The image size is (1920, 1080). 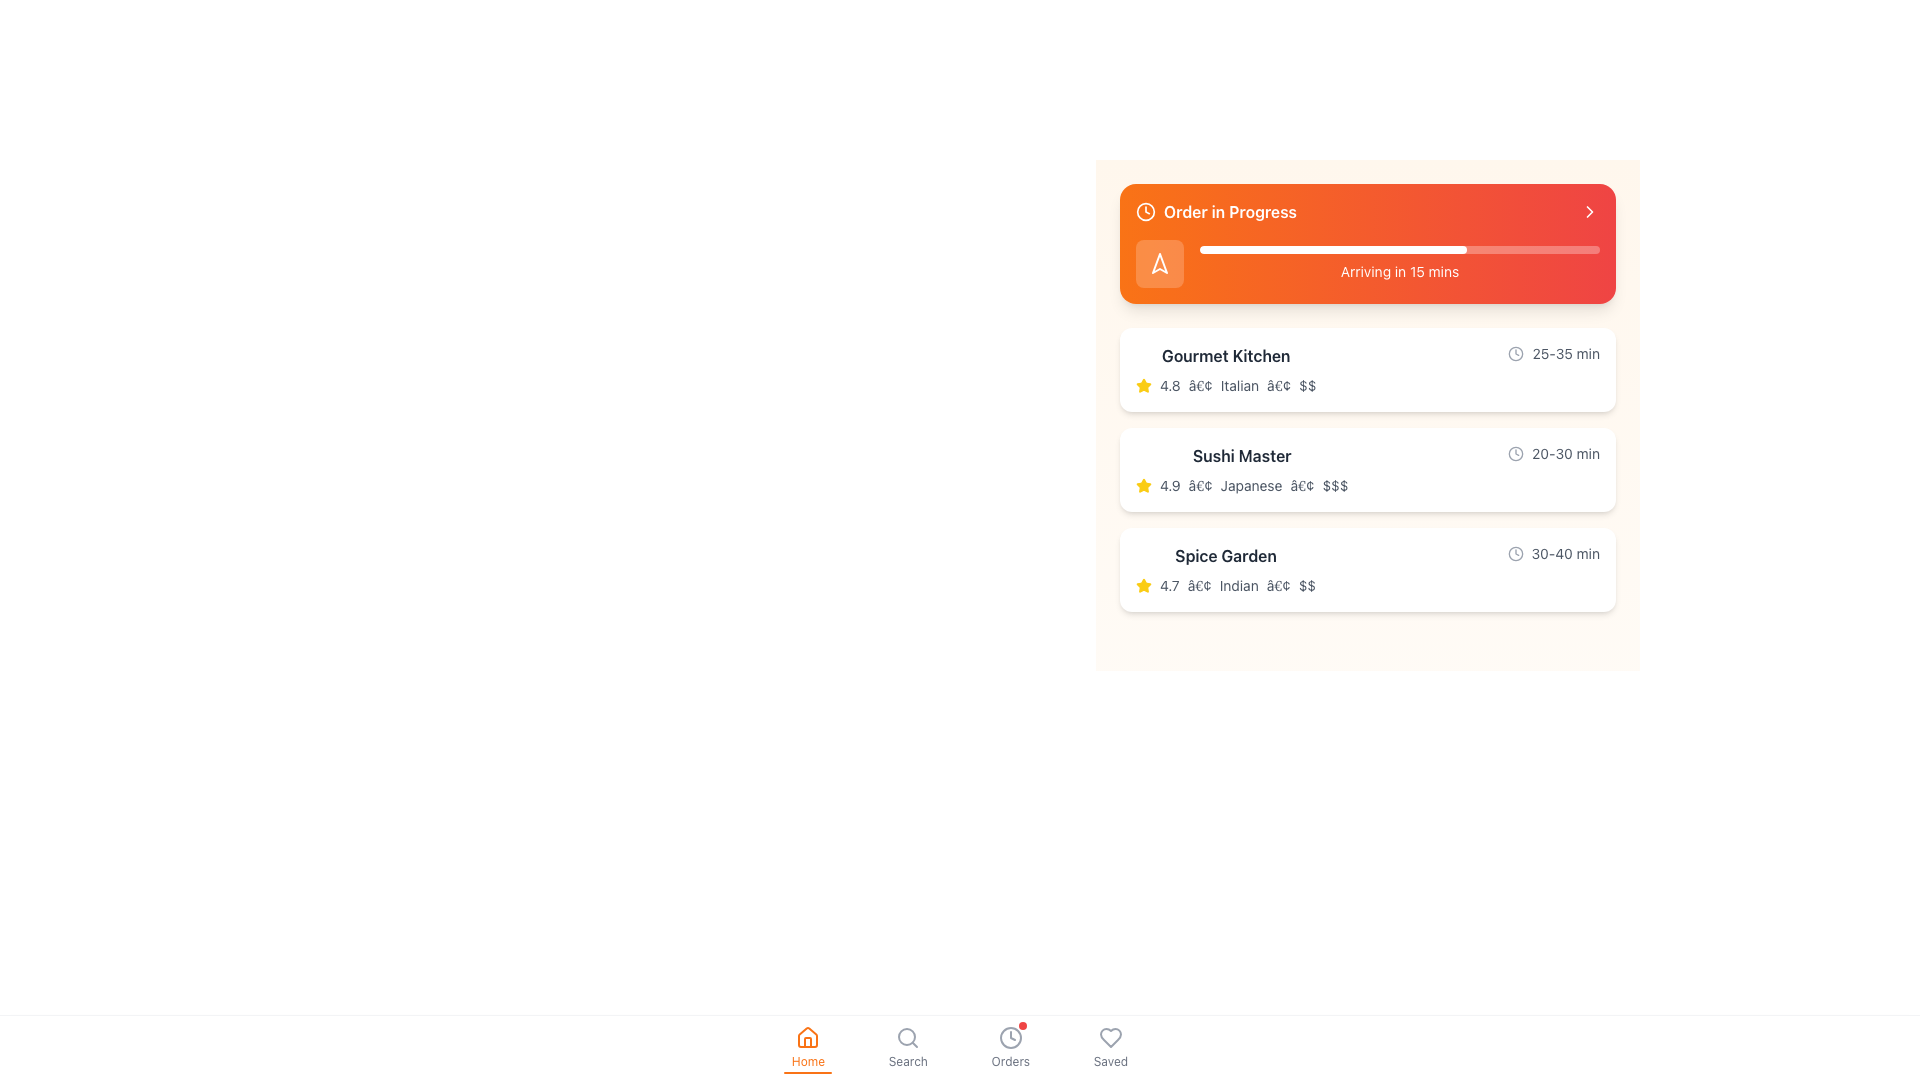 I want to click on the clock icon styled with an outline design, located at the beginning of the 'Order in Progress' section in an orange bar at the top of a card interface, so click(x=1146, y=212).